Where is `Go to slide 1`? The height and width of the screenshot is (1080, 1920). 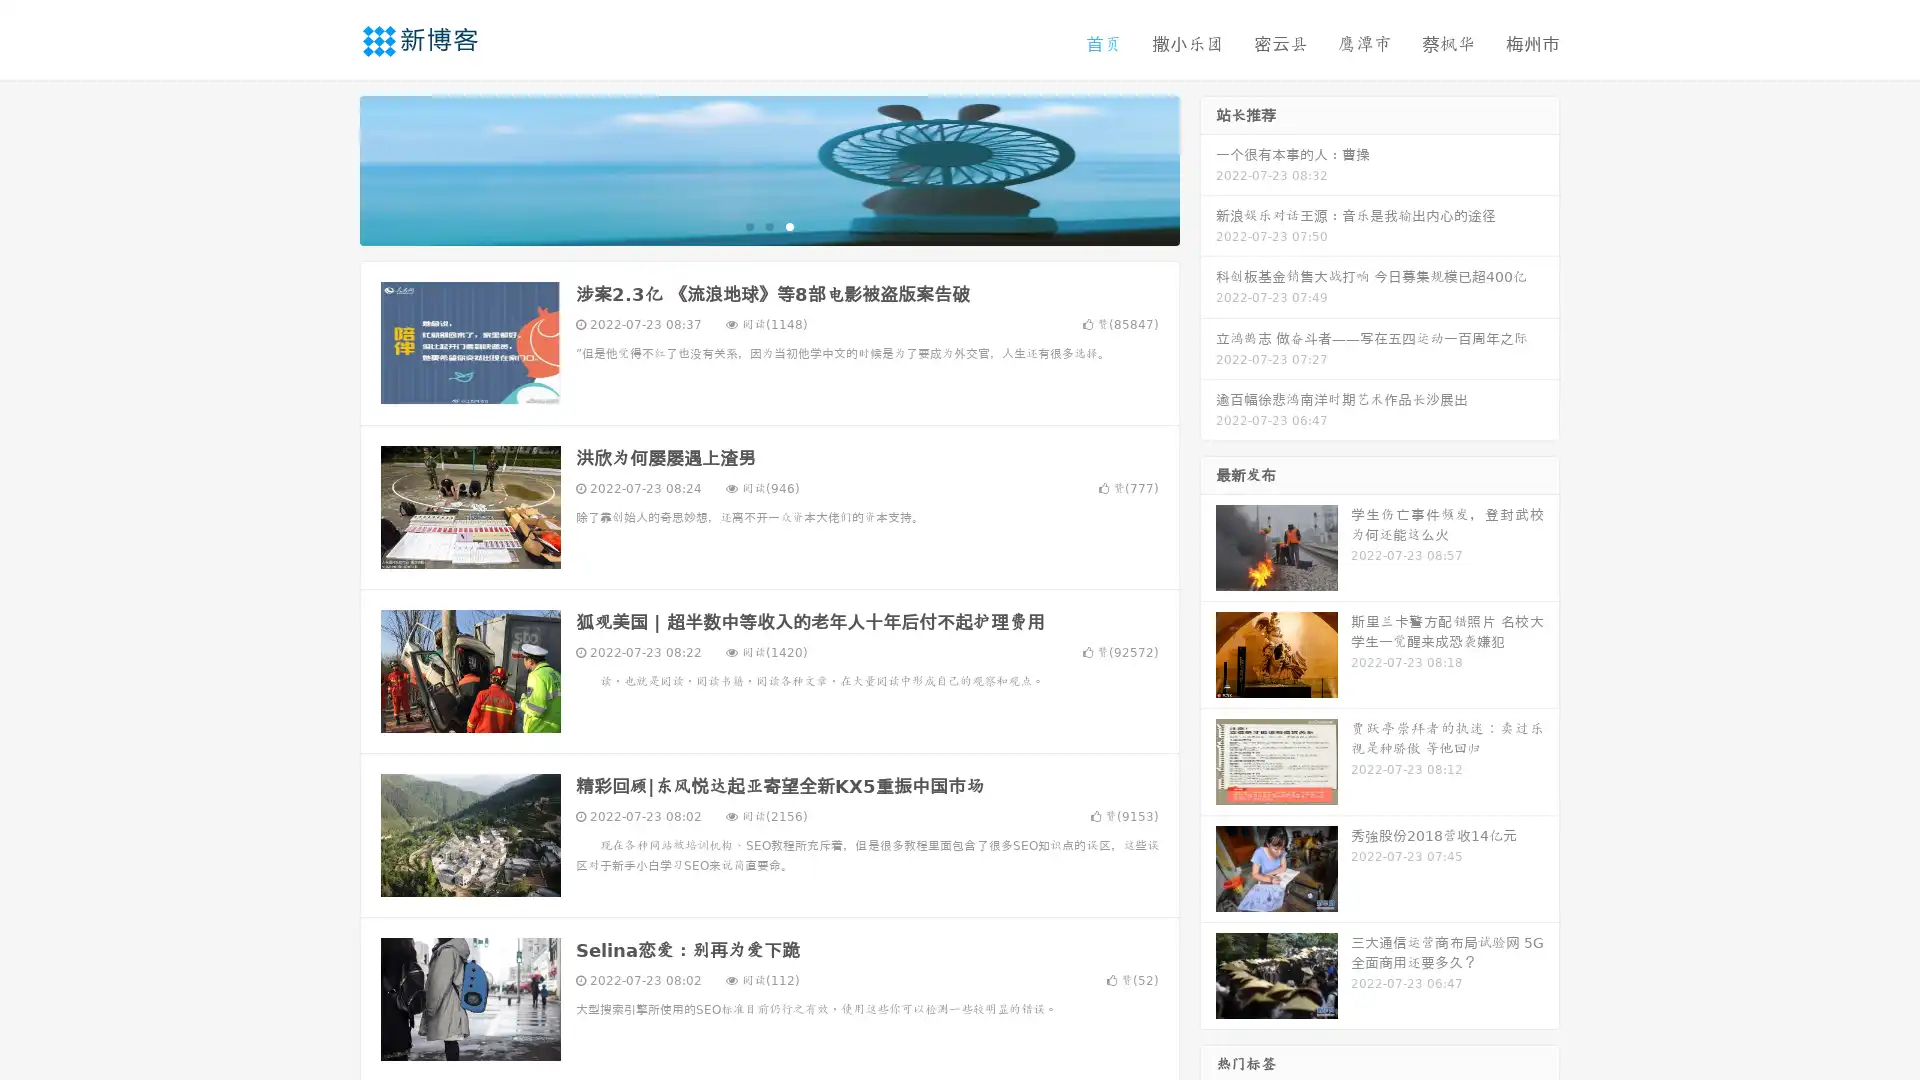
Go to slide 1 is located at coordinates (748, 225).